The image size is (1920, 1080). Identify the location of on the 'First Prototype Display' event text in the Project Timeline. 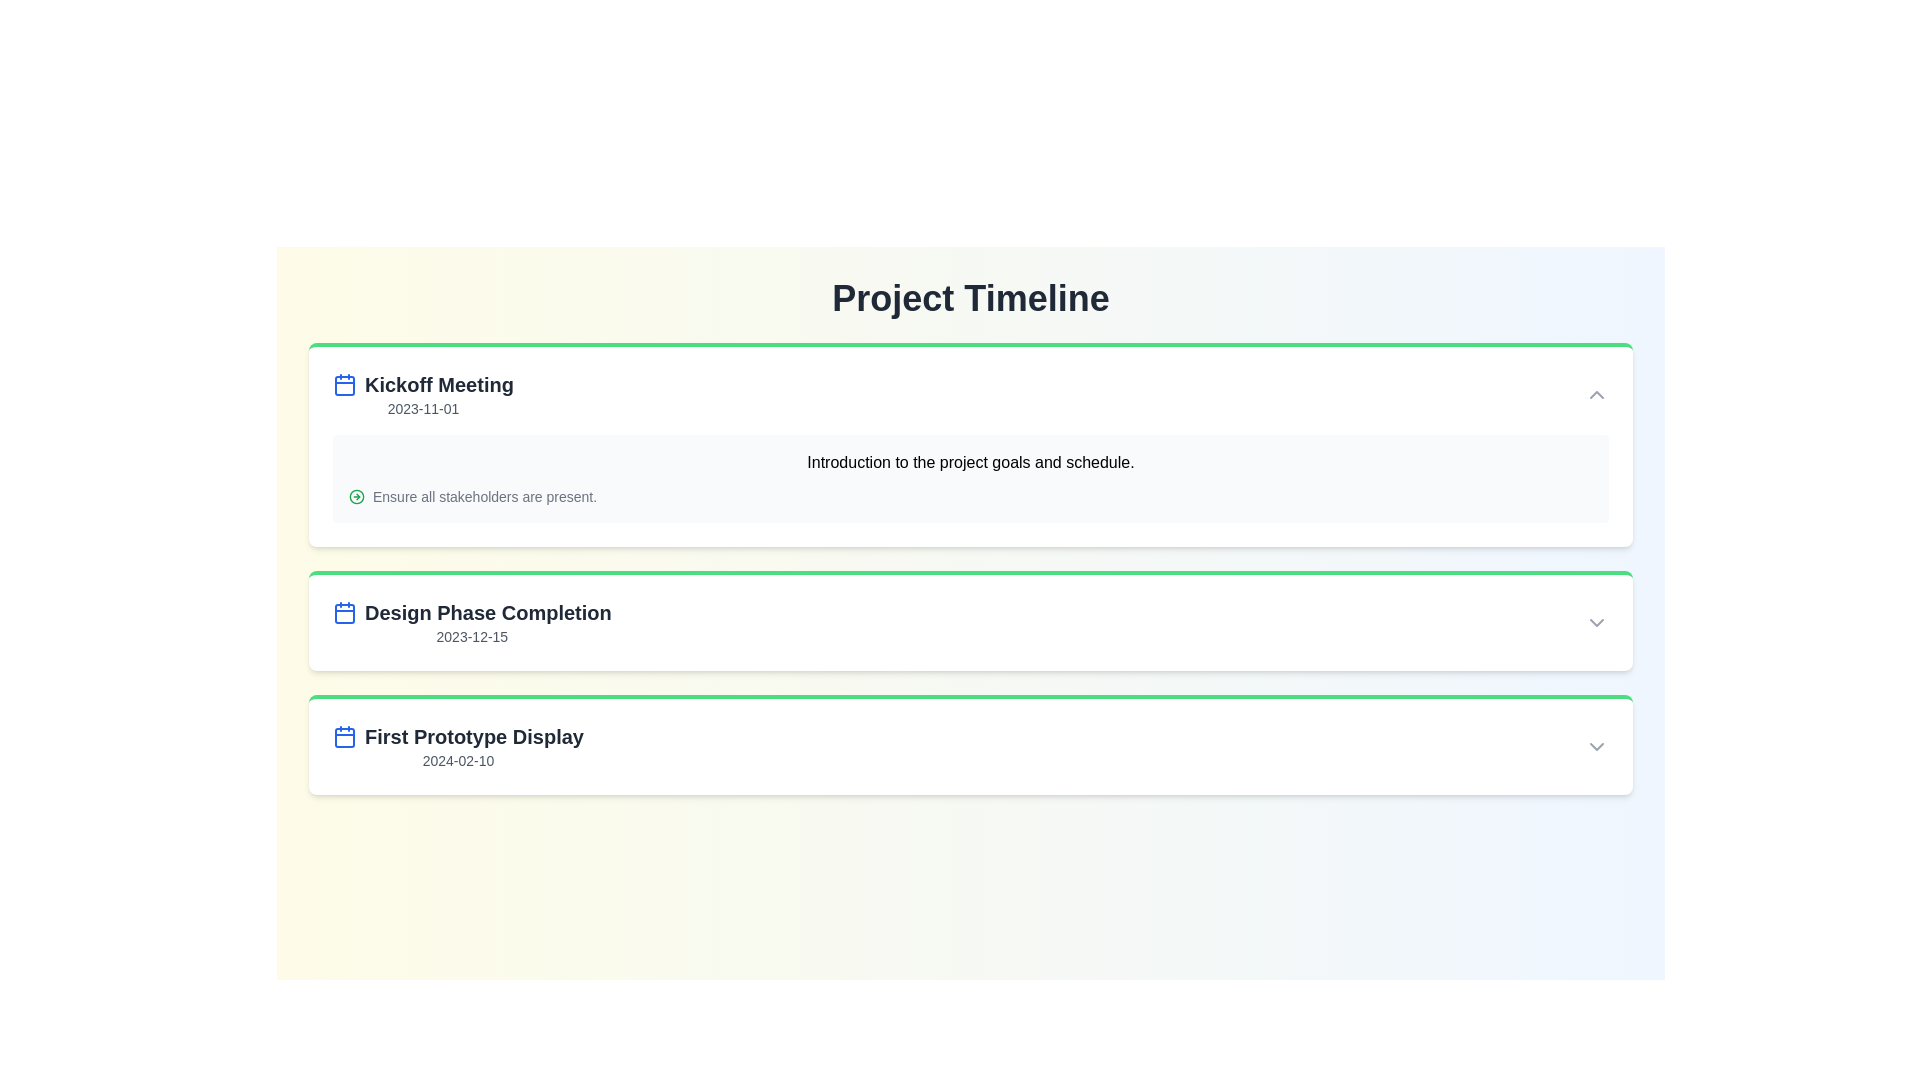
(457, 747).